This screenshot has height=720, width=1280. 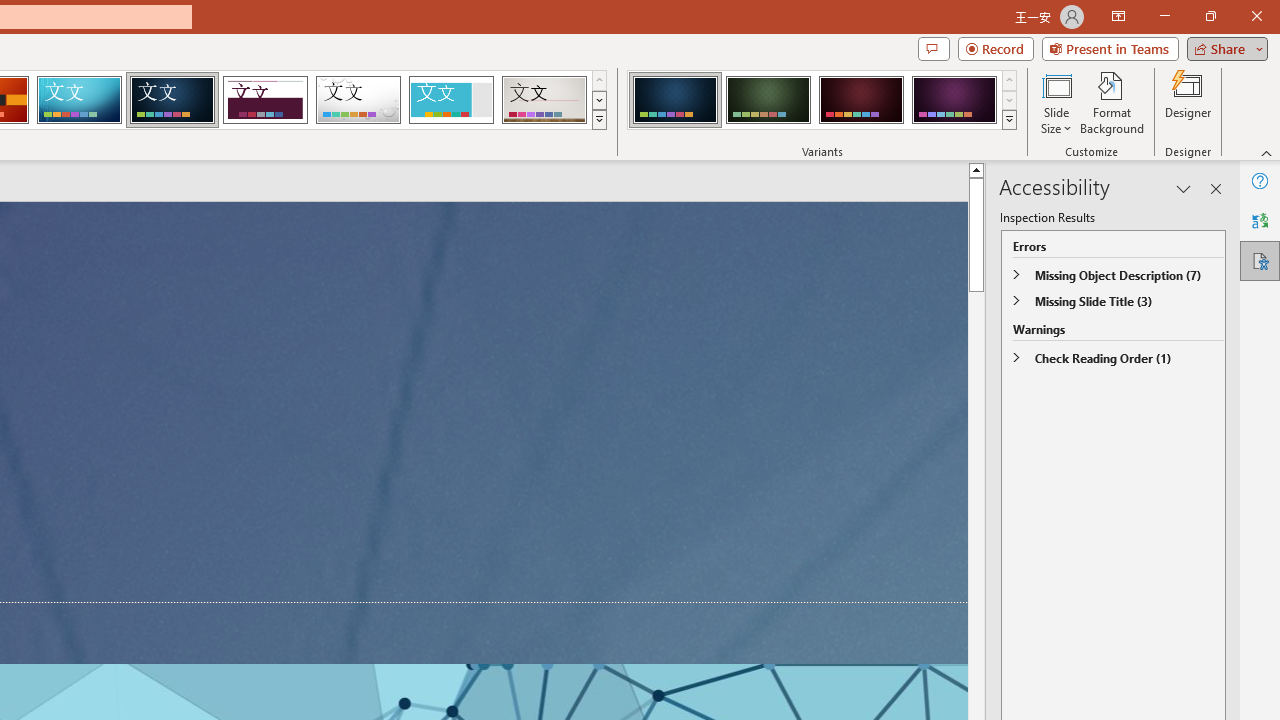 What do you see at coordinates (358, 100) in the screenshot?
I see `'Droplet'` at bounding box center [358, 100].